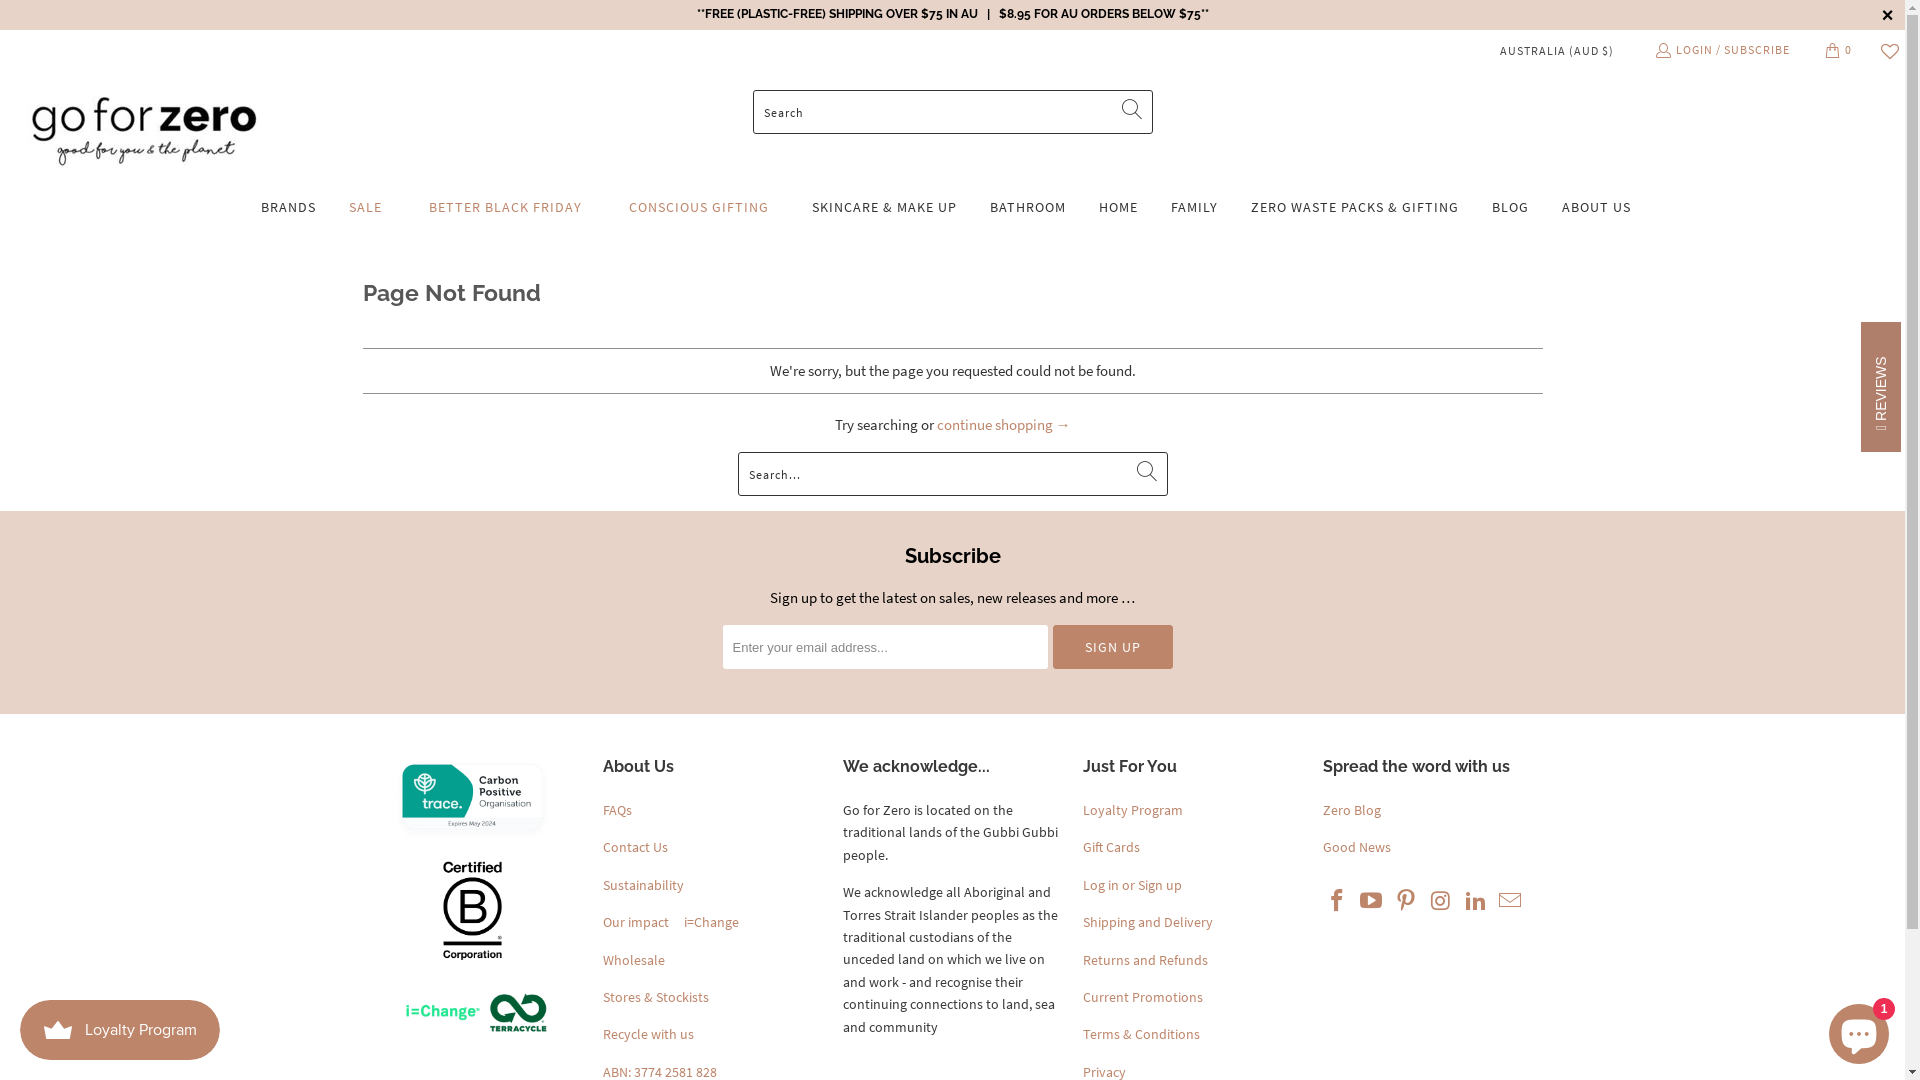  I want to click on 'Zero Blog', so click(1350, 810).